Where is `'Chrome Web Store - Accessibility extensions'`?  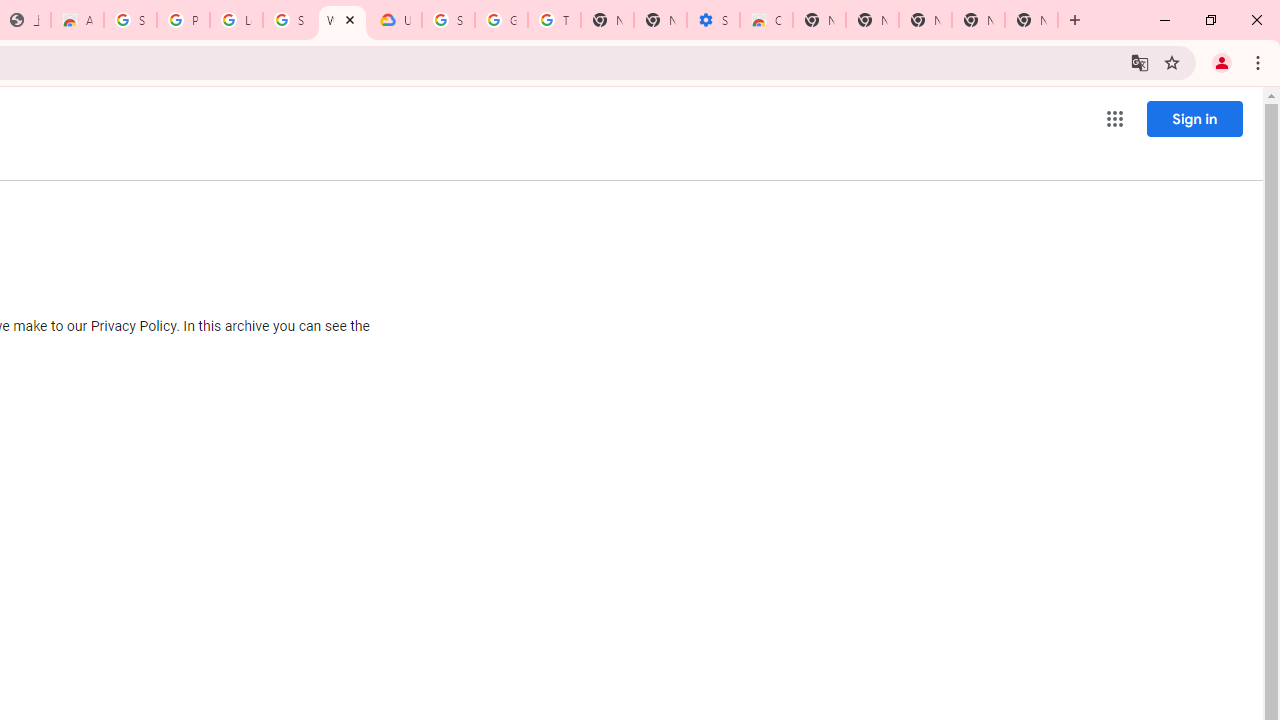 'Chrome Web Store - Accessibility extensions' is located at coordinates (765, 20).